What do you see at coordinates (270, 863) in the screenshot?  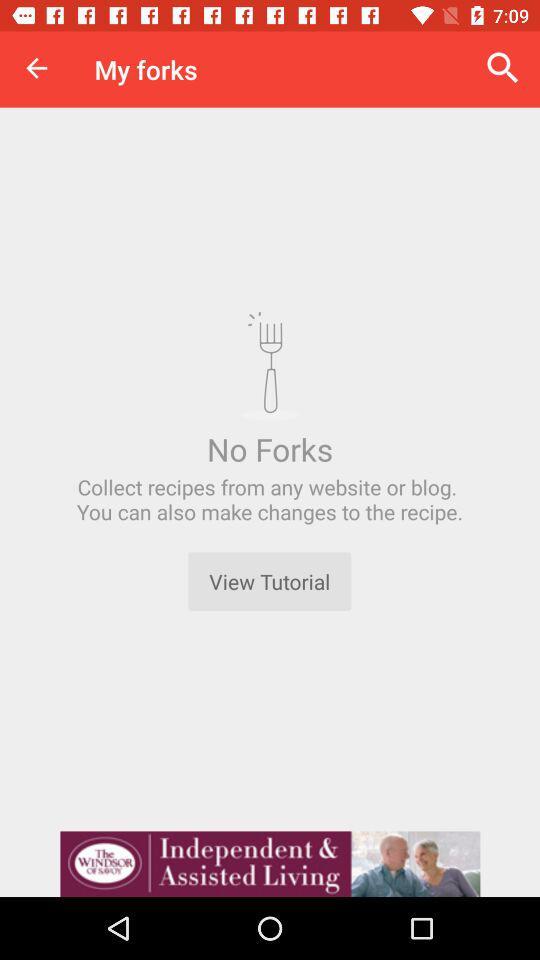 I see `advertisement` at bounding box center [270, 863].